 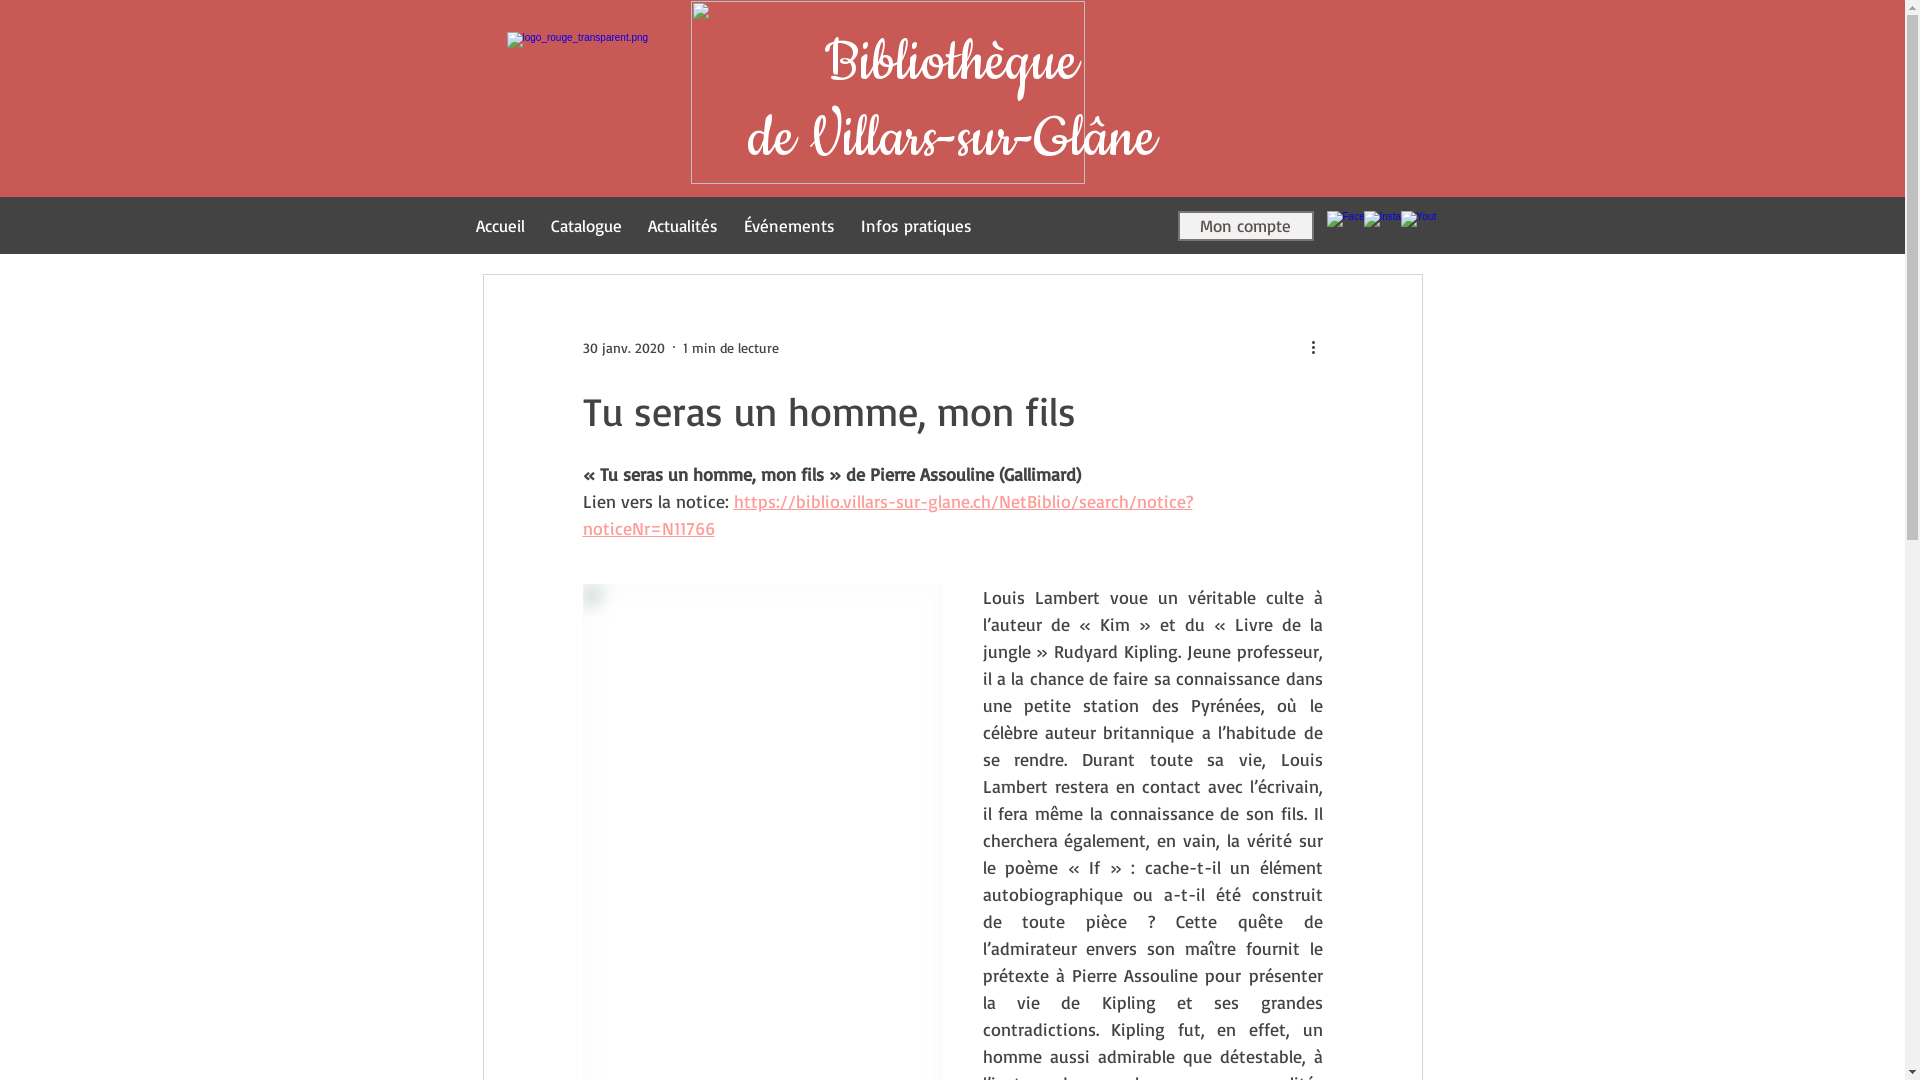 What do you see at coordinates (1245, 225) in the screenshot?
I see `'Mon compte'` at bounding box center [1245, 225].